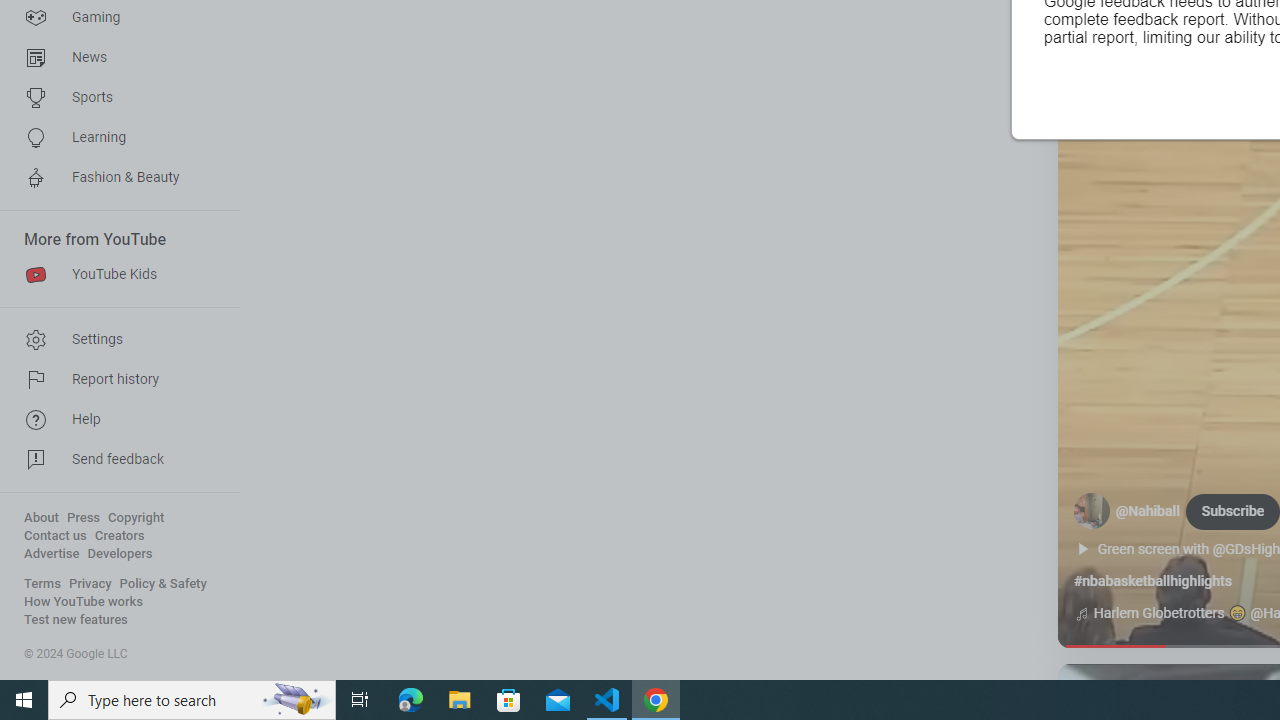 The height and width of the screenshot is (720, 1280). I want to click on 'Settings', so click(112, 338).